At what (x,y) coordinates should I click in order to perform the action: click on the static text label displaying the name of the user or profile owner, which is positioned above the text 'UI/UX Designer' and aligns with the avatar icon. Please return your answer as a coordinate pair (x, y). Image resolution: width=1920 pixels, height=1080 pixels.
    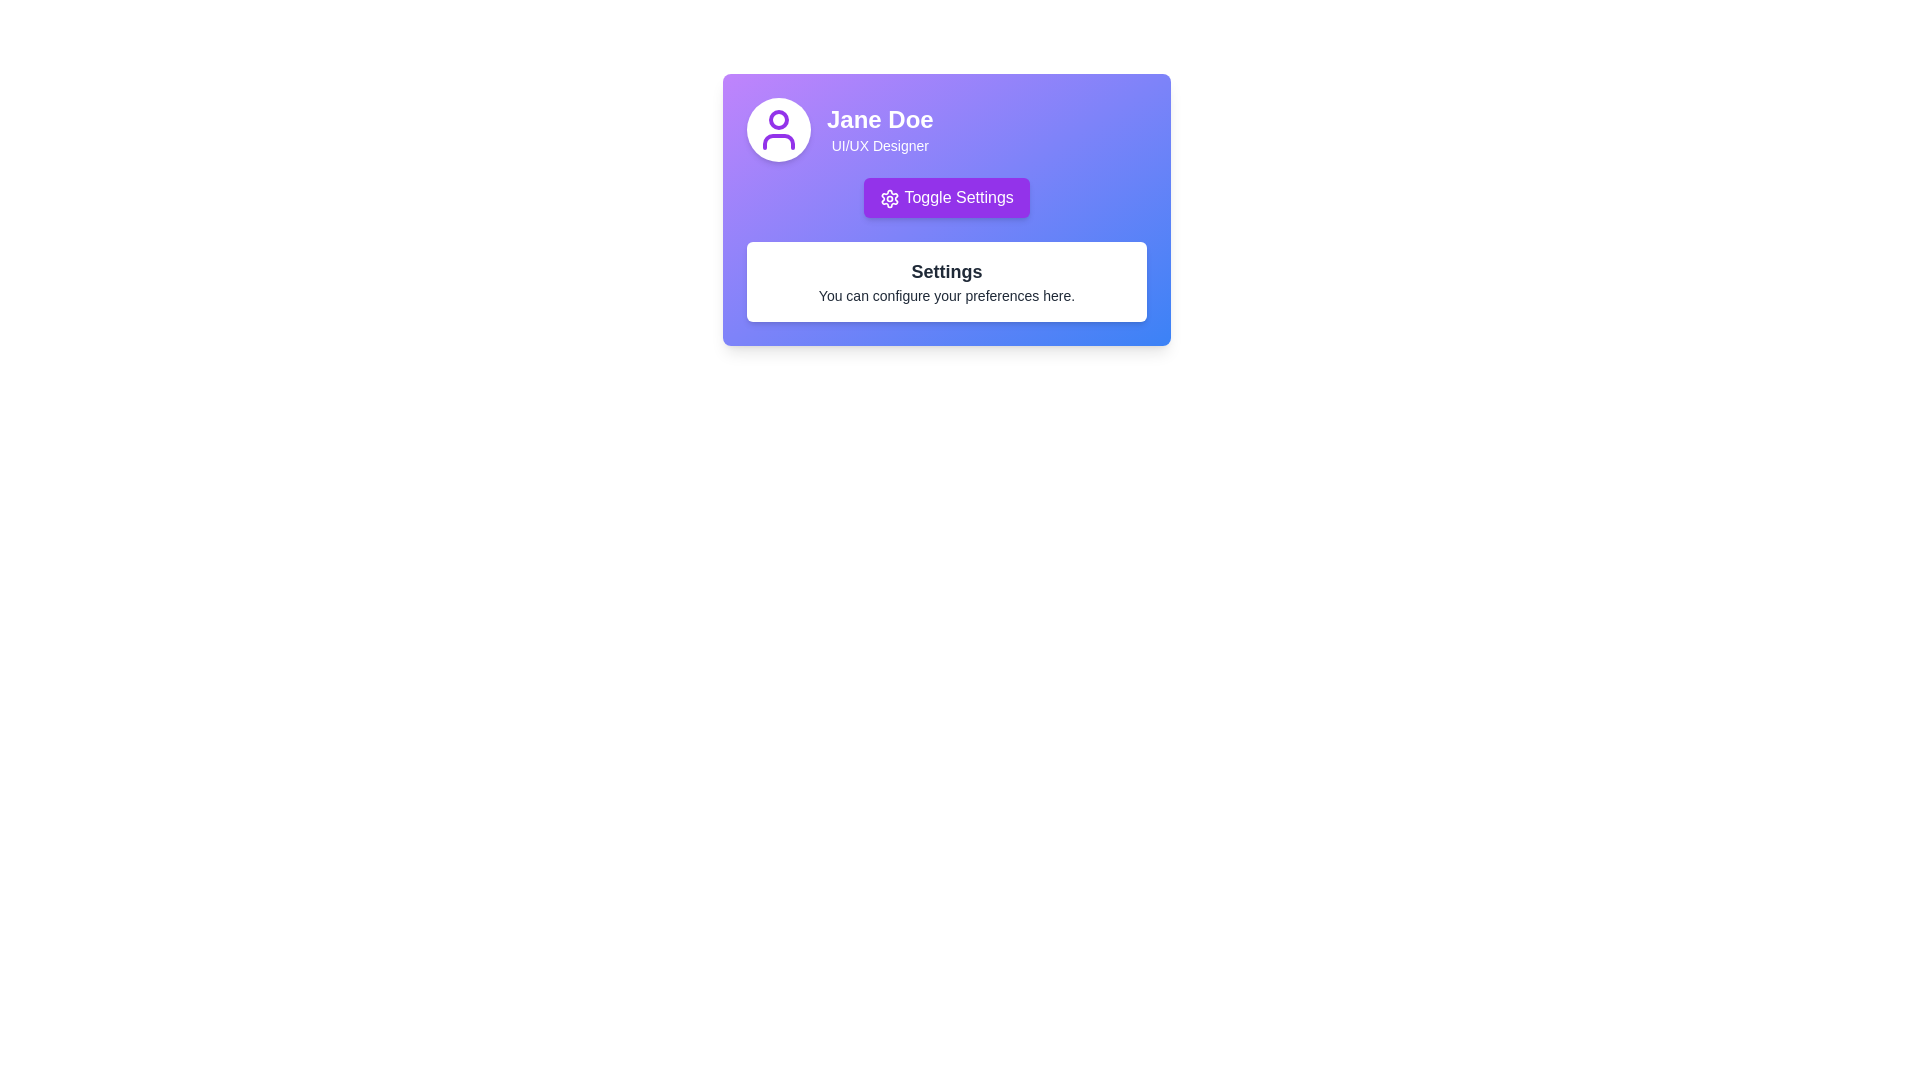
    Looking at the image, I should click on (880, 119).